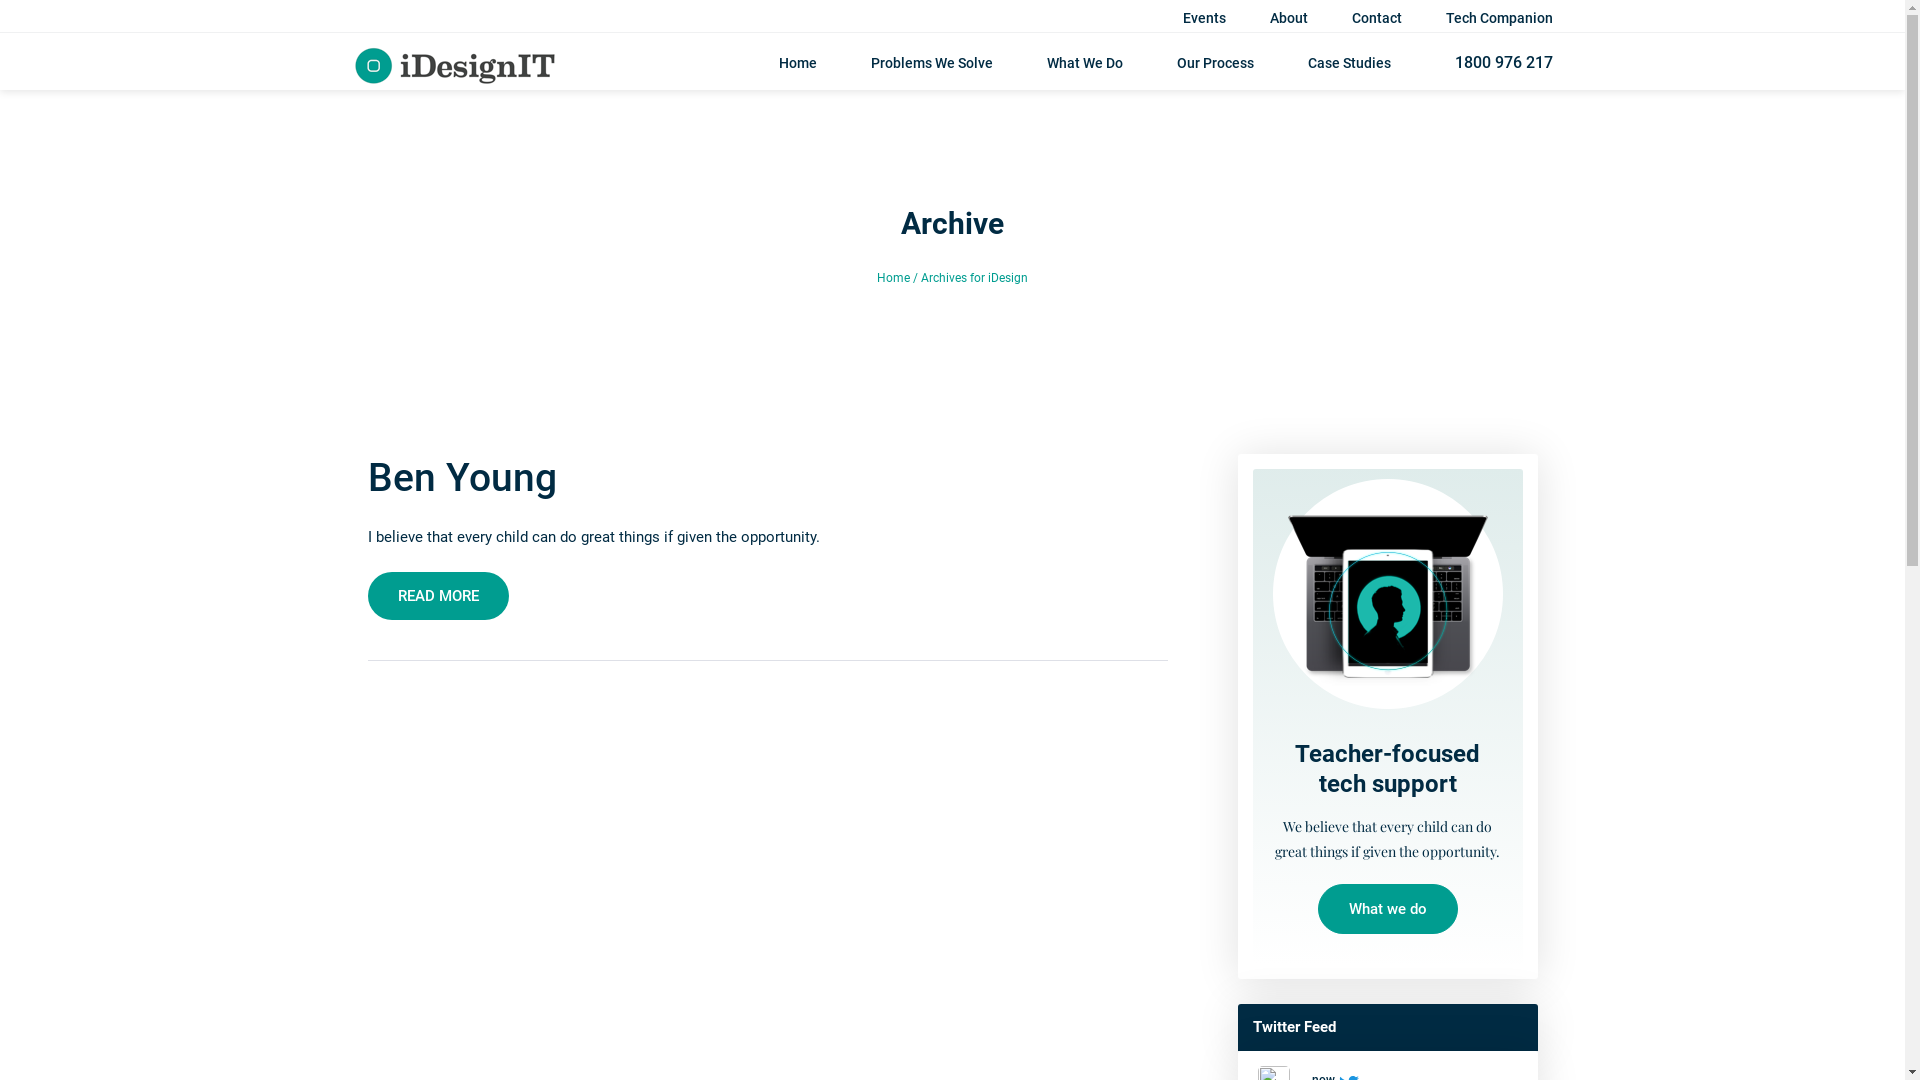 This screenshot has height=1080, width=1920. I want to click on 'READ MORE', so click(368, 595).